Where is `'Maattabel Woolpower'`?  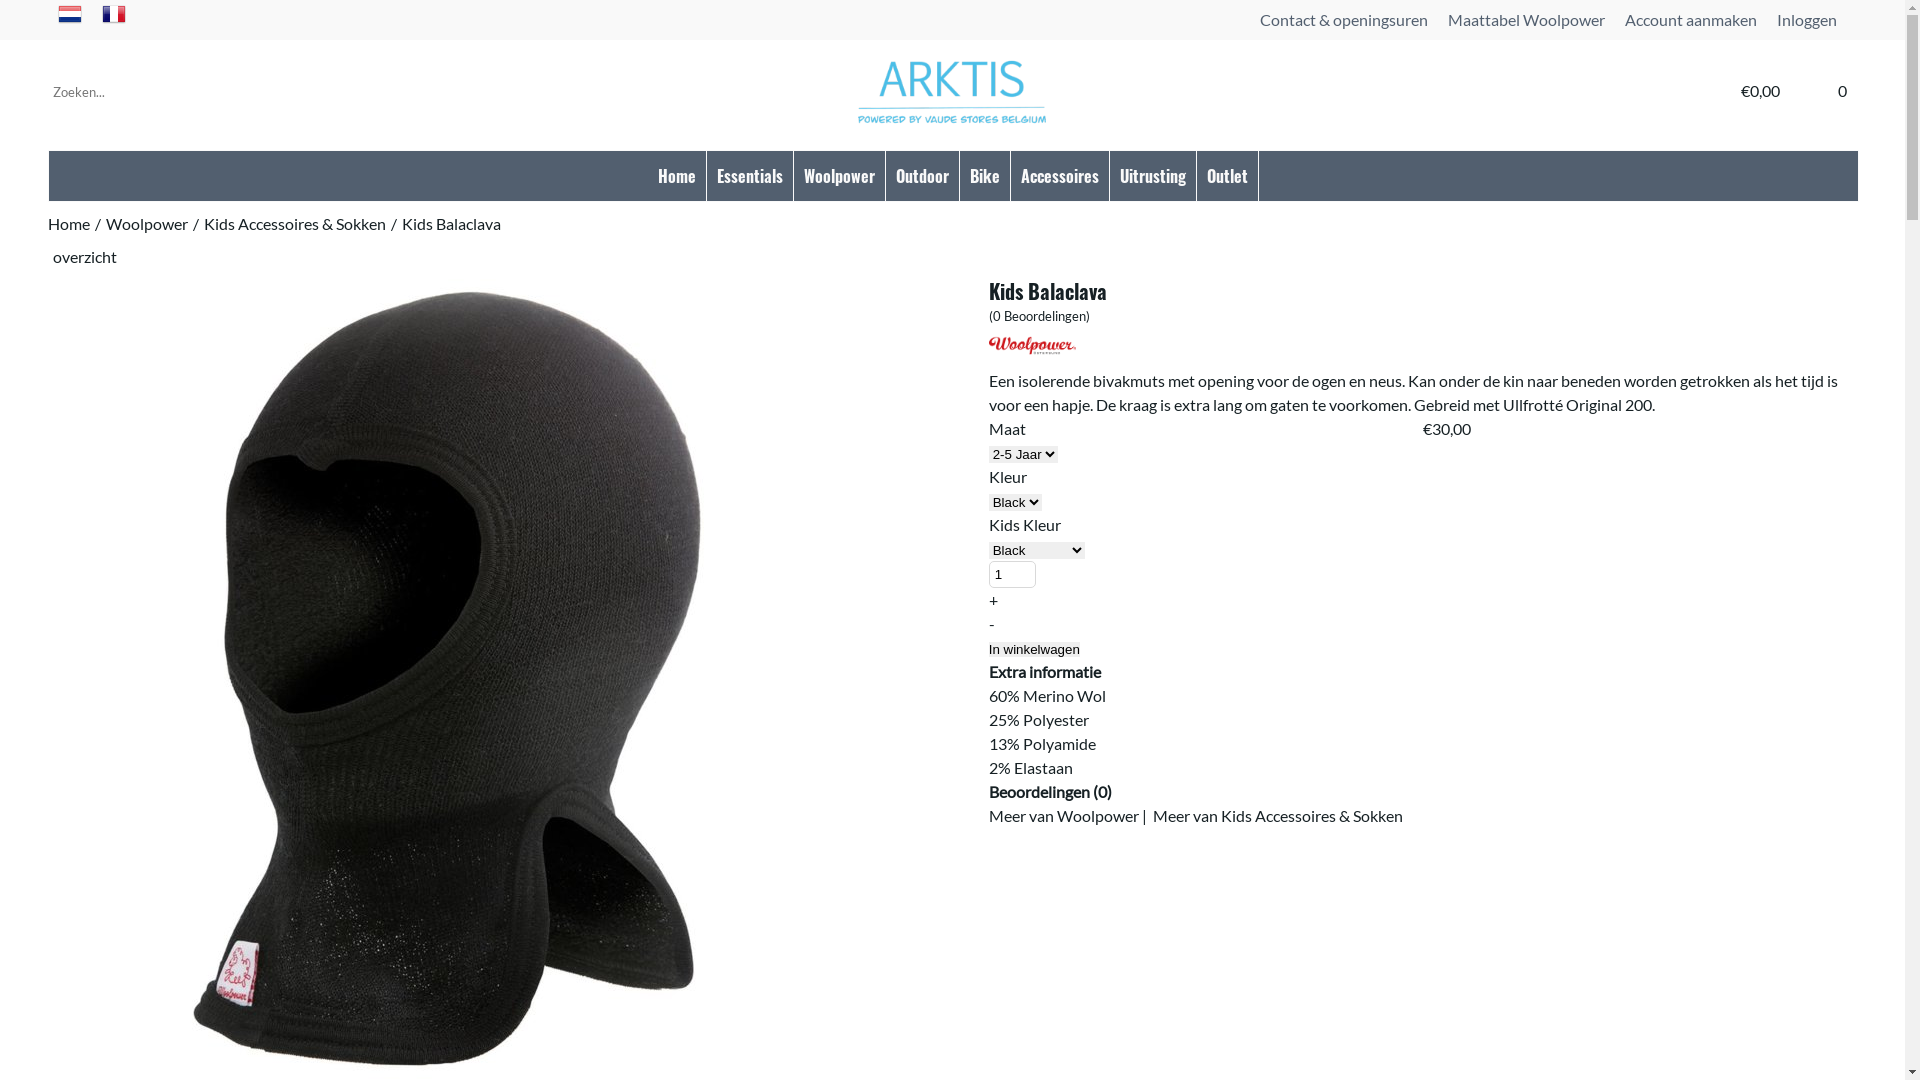
'Maattabel Woolpower' is located at coordinates (1525, 19).